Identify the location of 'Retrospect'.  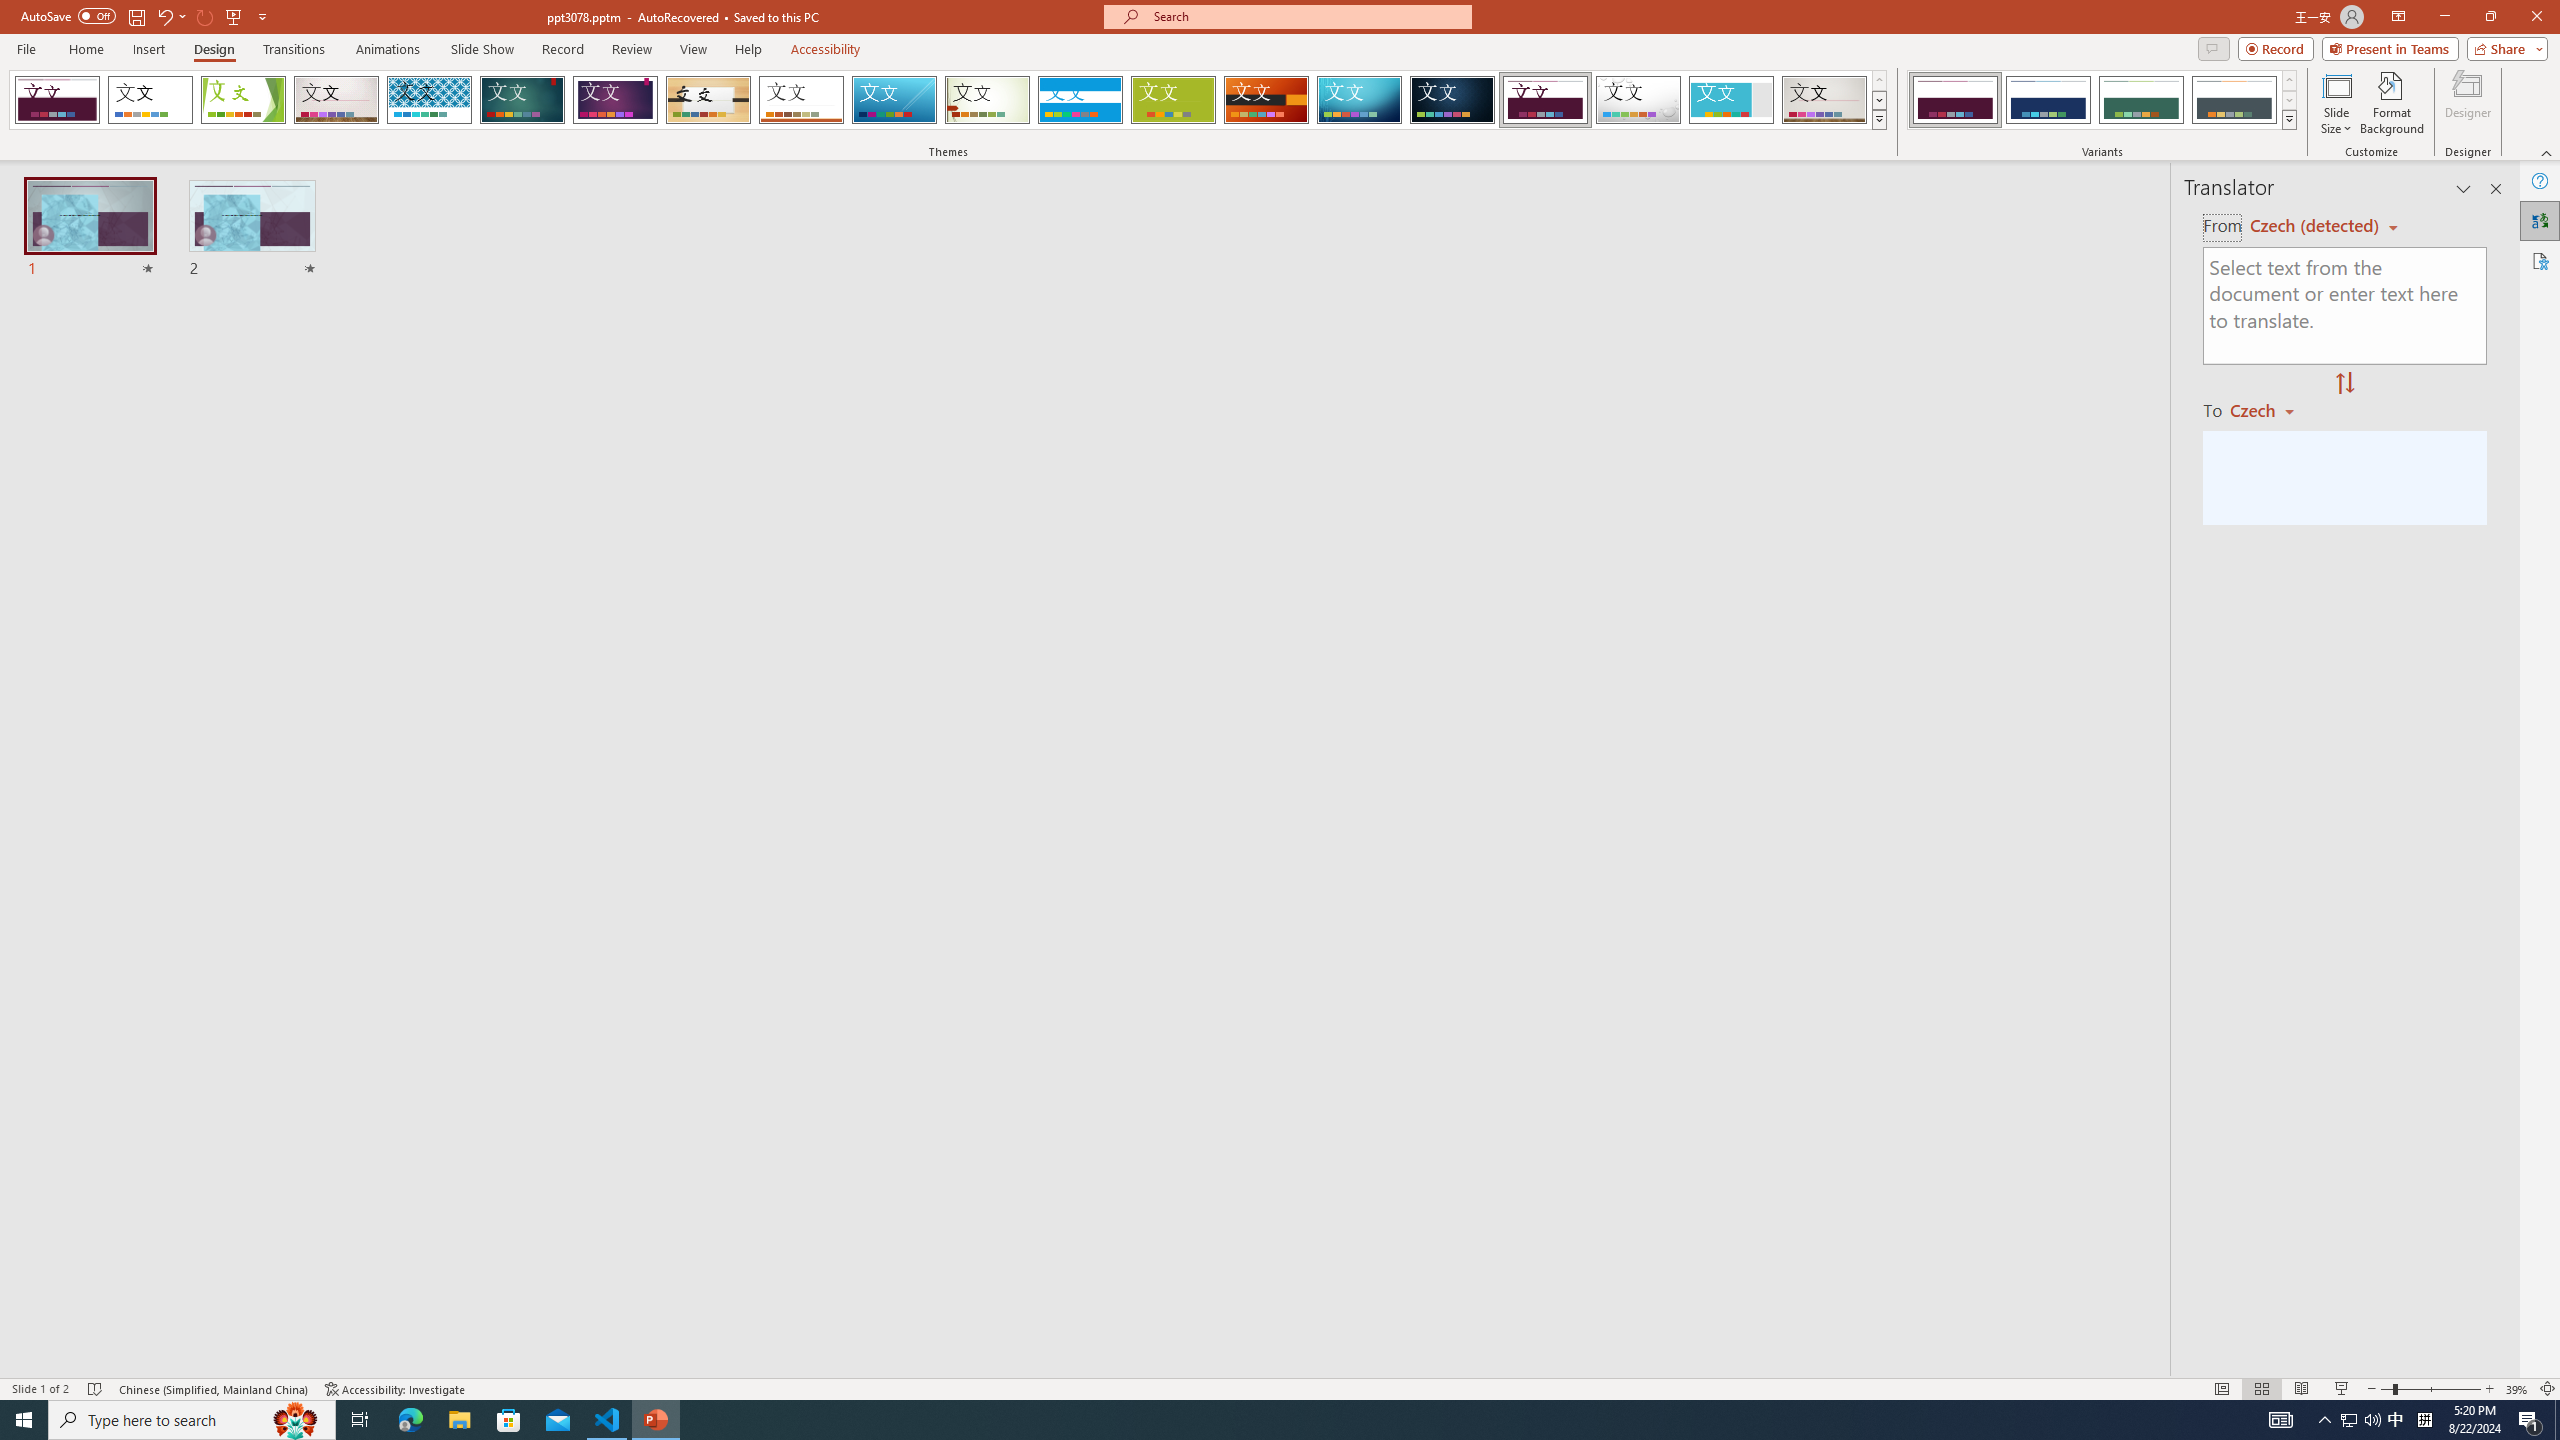
(800, 99).